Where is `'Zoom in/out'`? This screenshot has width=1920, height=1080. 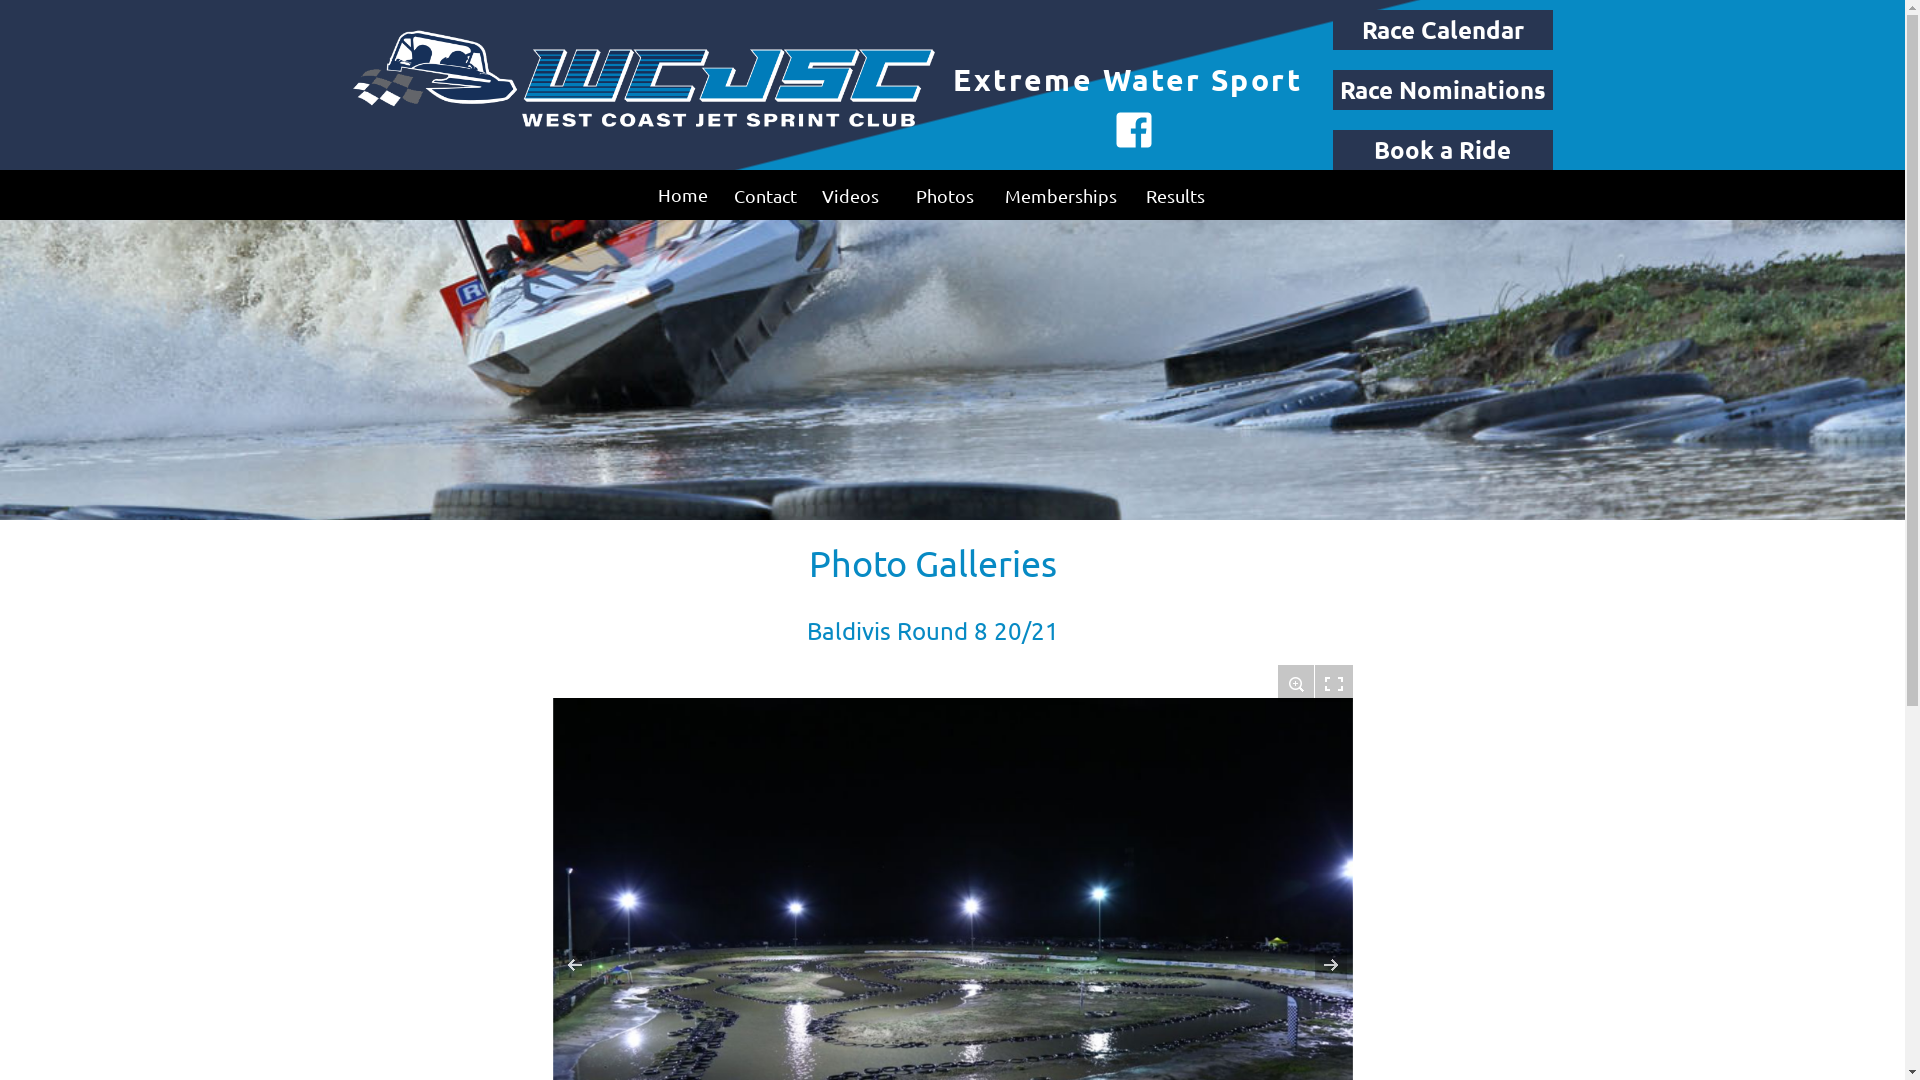
'Zoom in/out' is located at coordinates (1296, 682).